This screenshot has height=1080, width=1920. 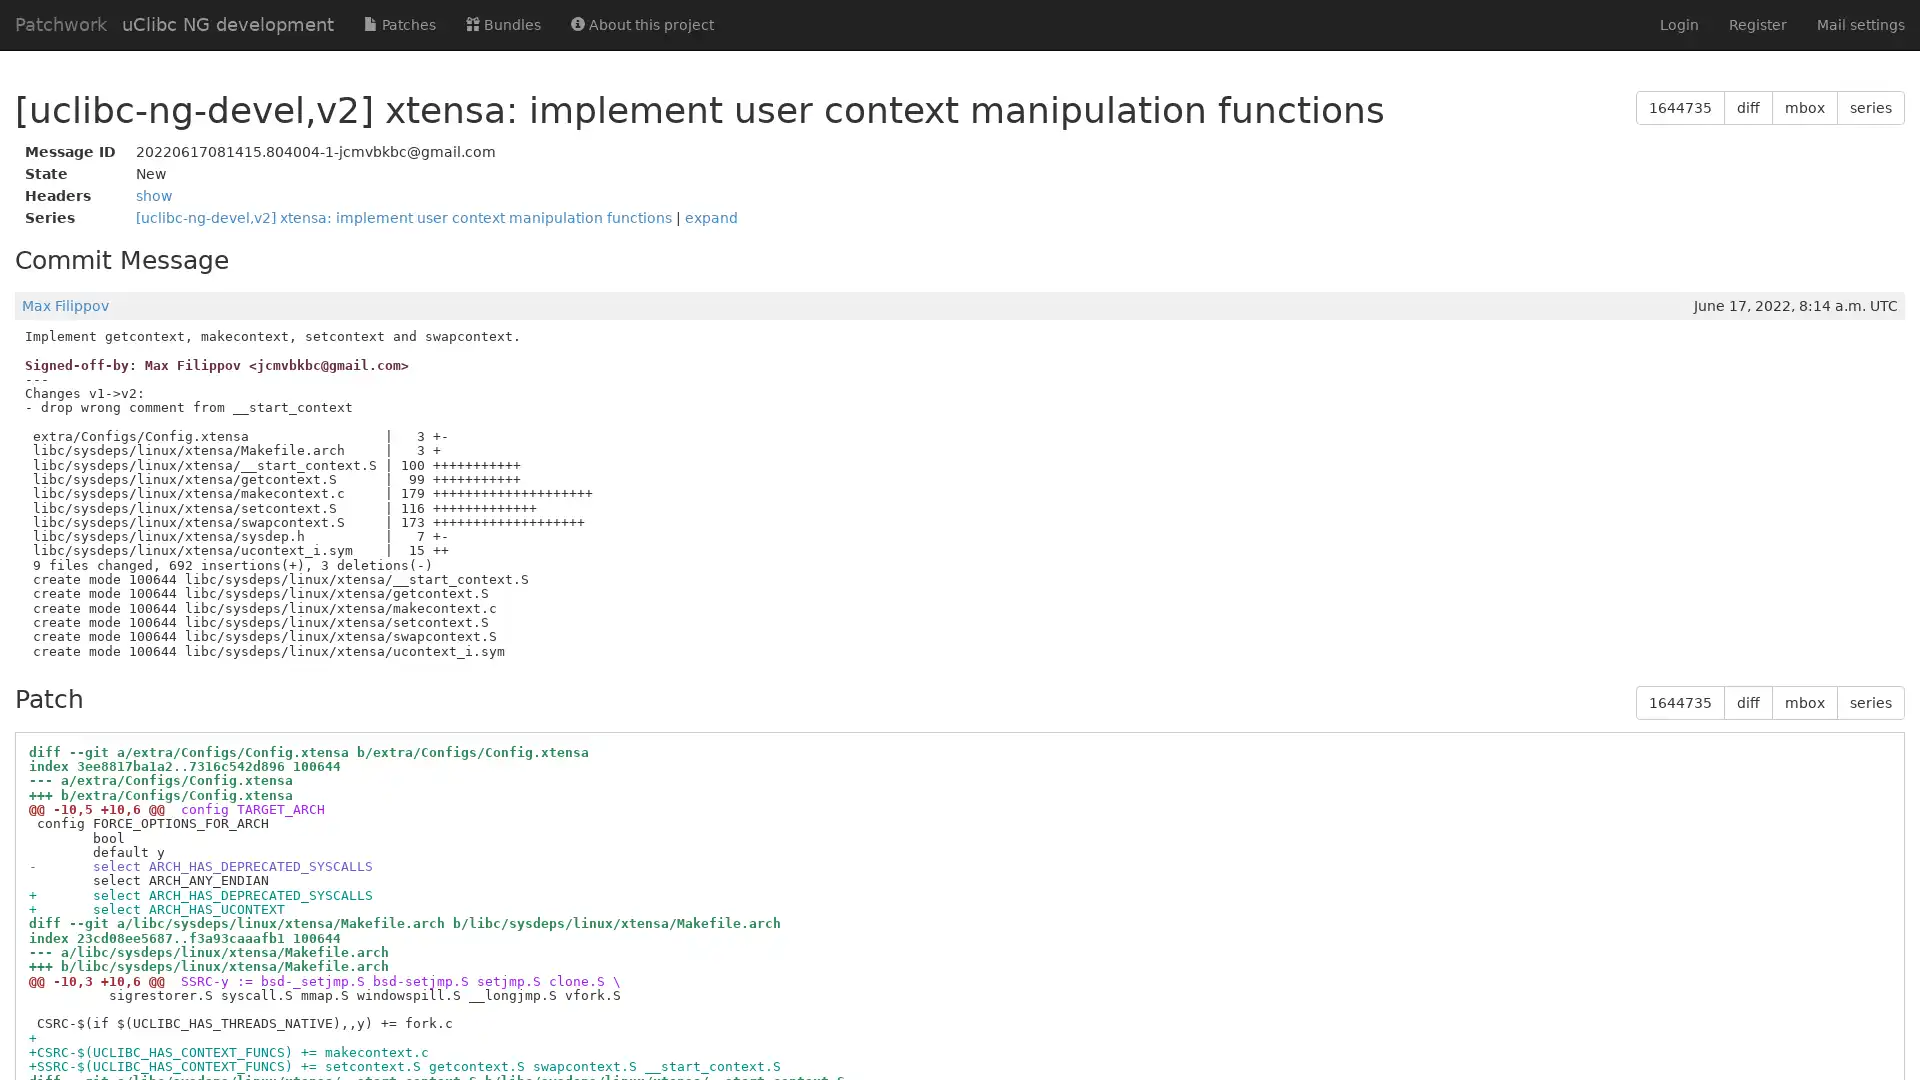 What do you see at coordinates (1870, 701) in the screenshot?
I see `series` at bounding box center [1870, 701].